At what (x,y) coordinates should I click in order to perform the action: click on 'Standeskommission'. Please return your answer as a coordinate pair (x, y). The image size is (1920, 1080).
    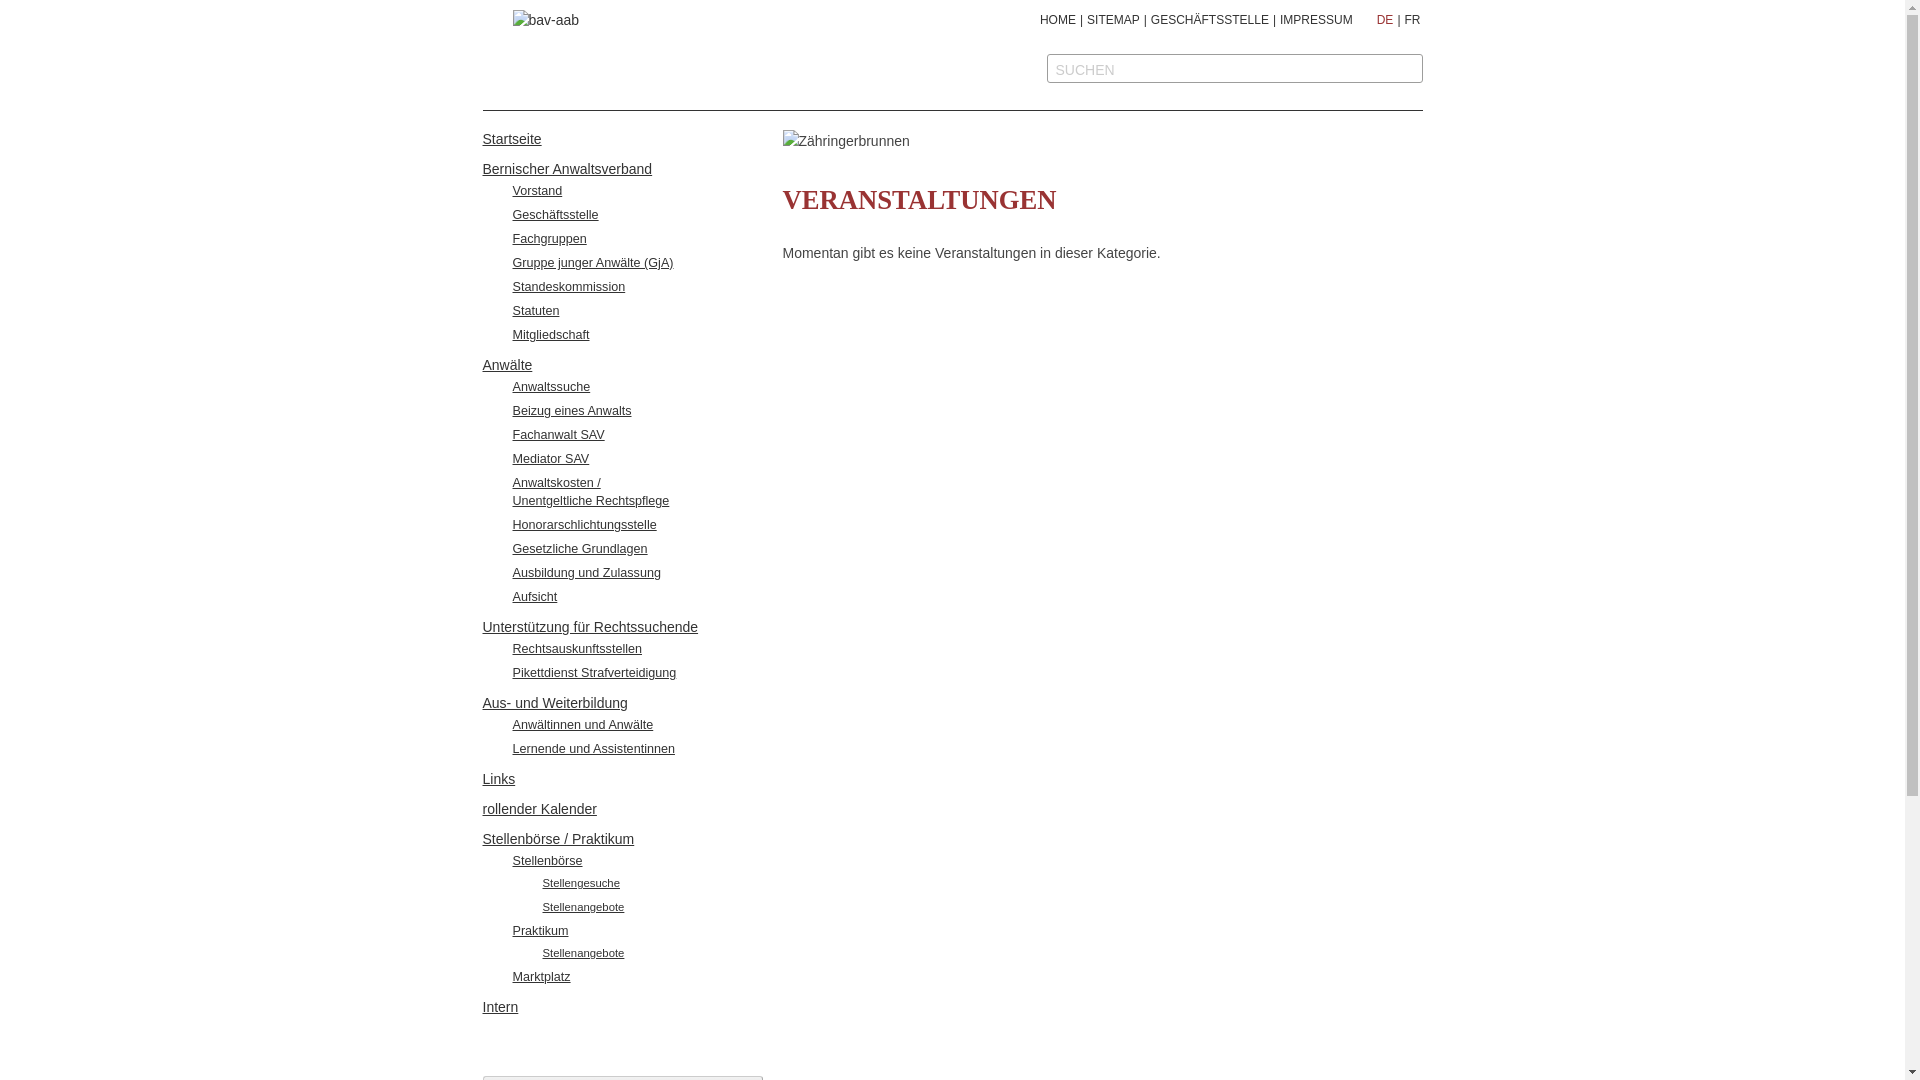
    Looking at the image, I should click on (567, 286).